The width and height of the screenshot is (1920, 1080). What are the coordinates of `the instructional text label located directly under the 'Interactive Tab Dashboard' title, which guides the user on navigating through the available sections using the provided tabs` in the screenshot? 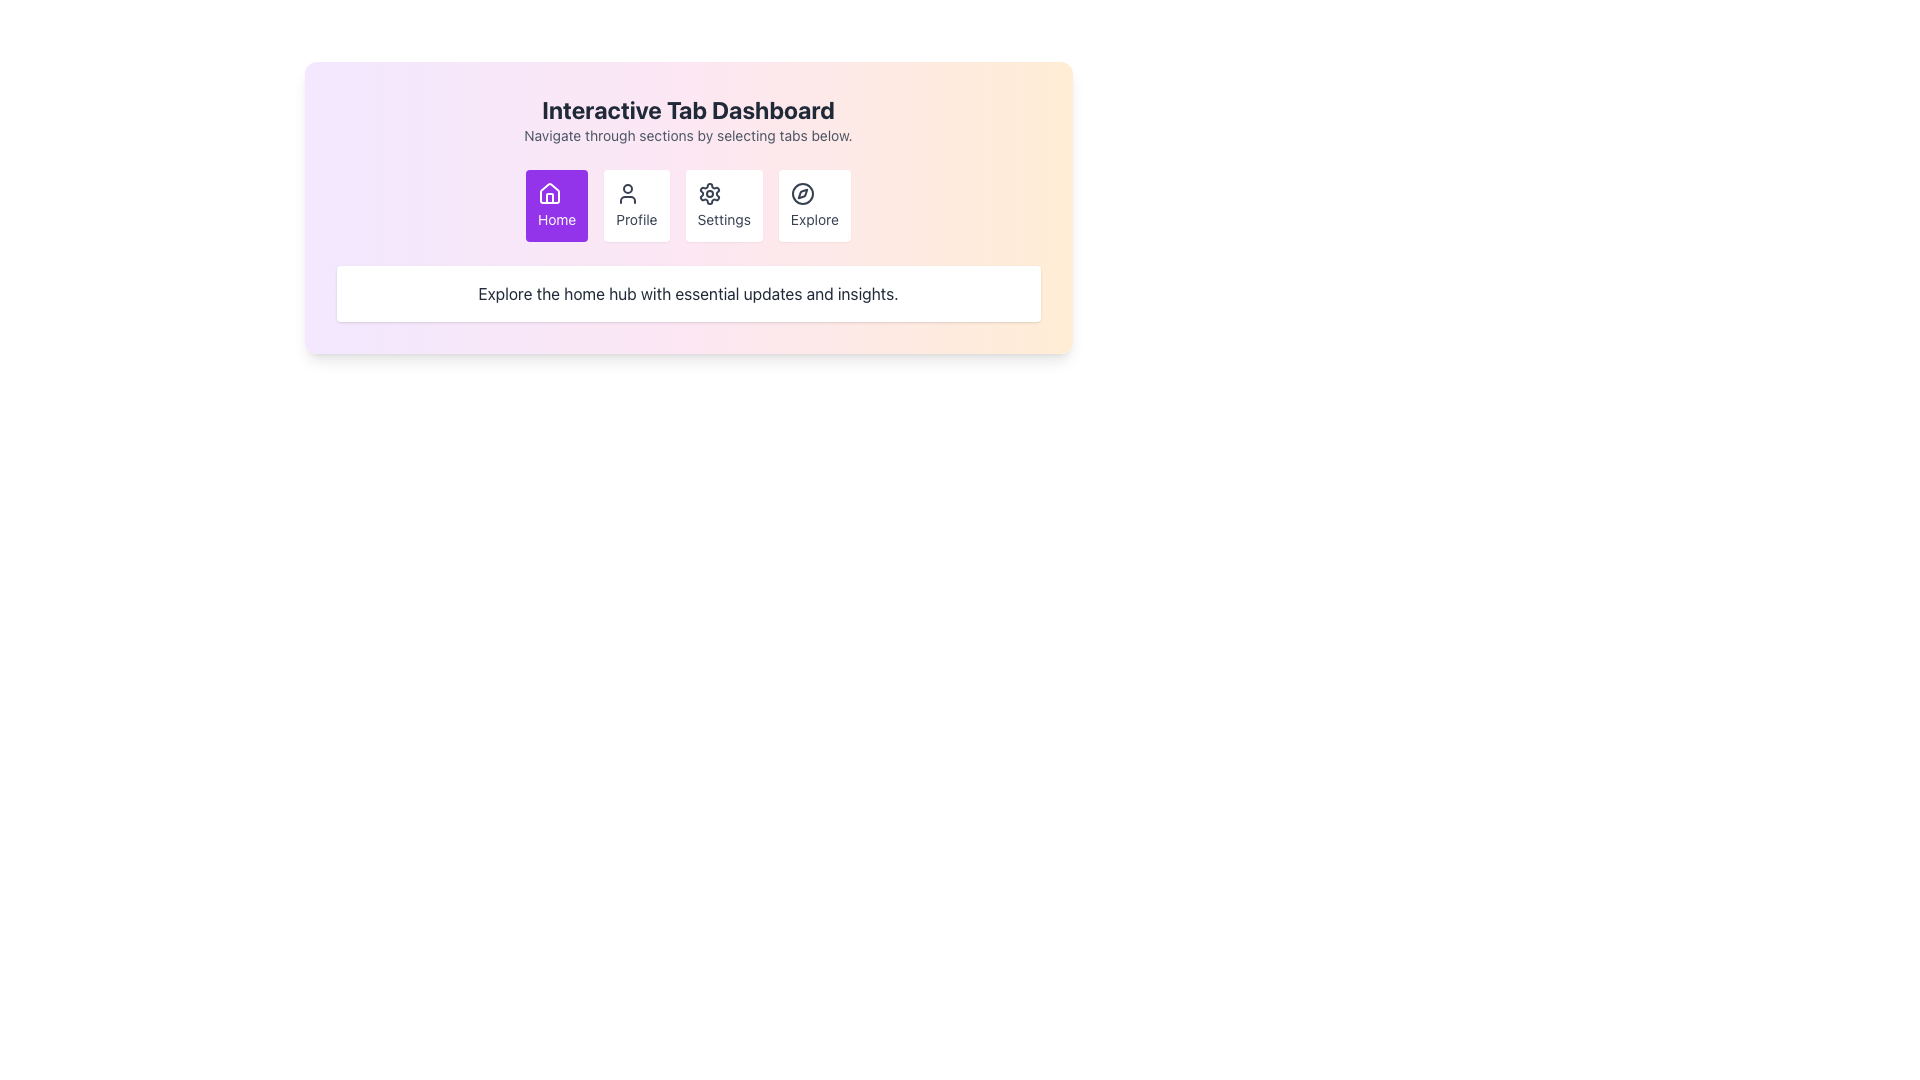 It's located at (688, 135).